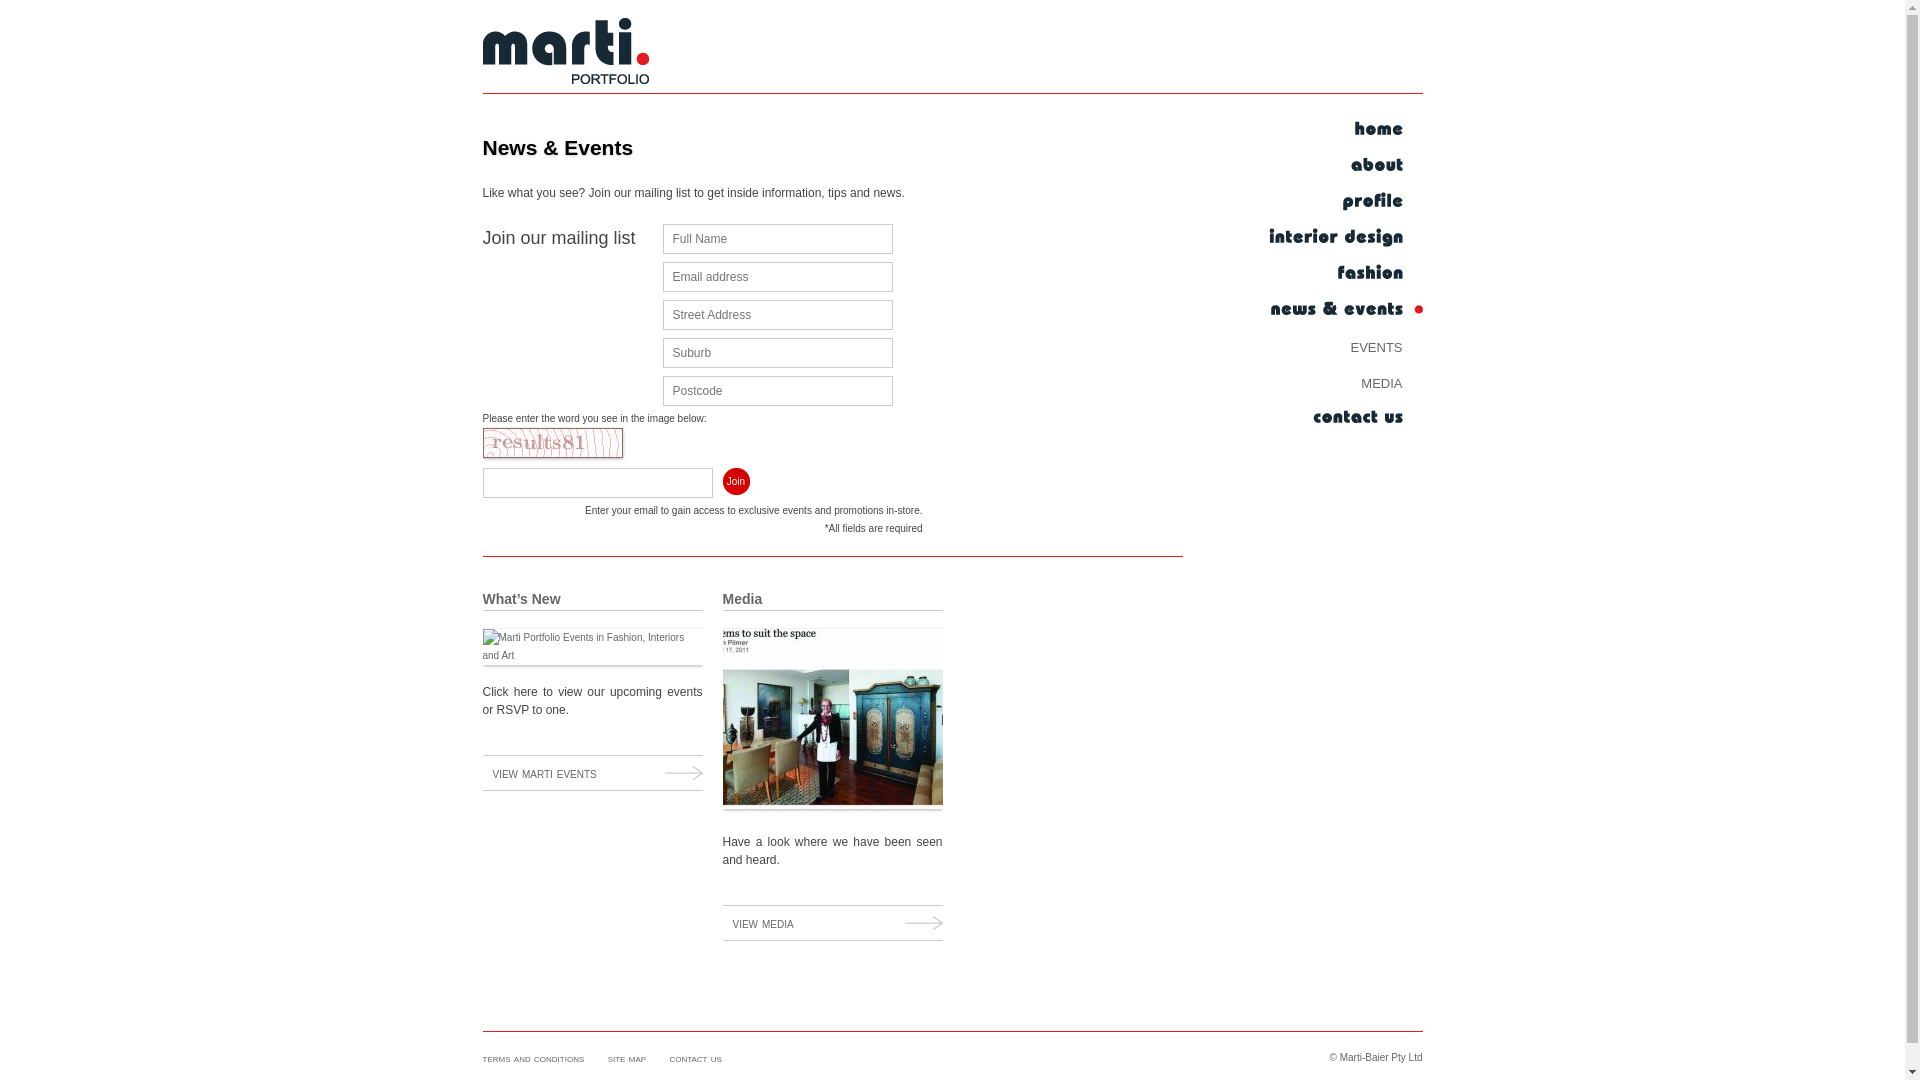 The image size is (1920, 1080). Describe the element at coordinates (590, 647) in the screenshot. I see `'Marti Portfolio Events in Fashion, Interiors and Art'` at that location.